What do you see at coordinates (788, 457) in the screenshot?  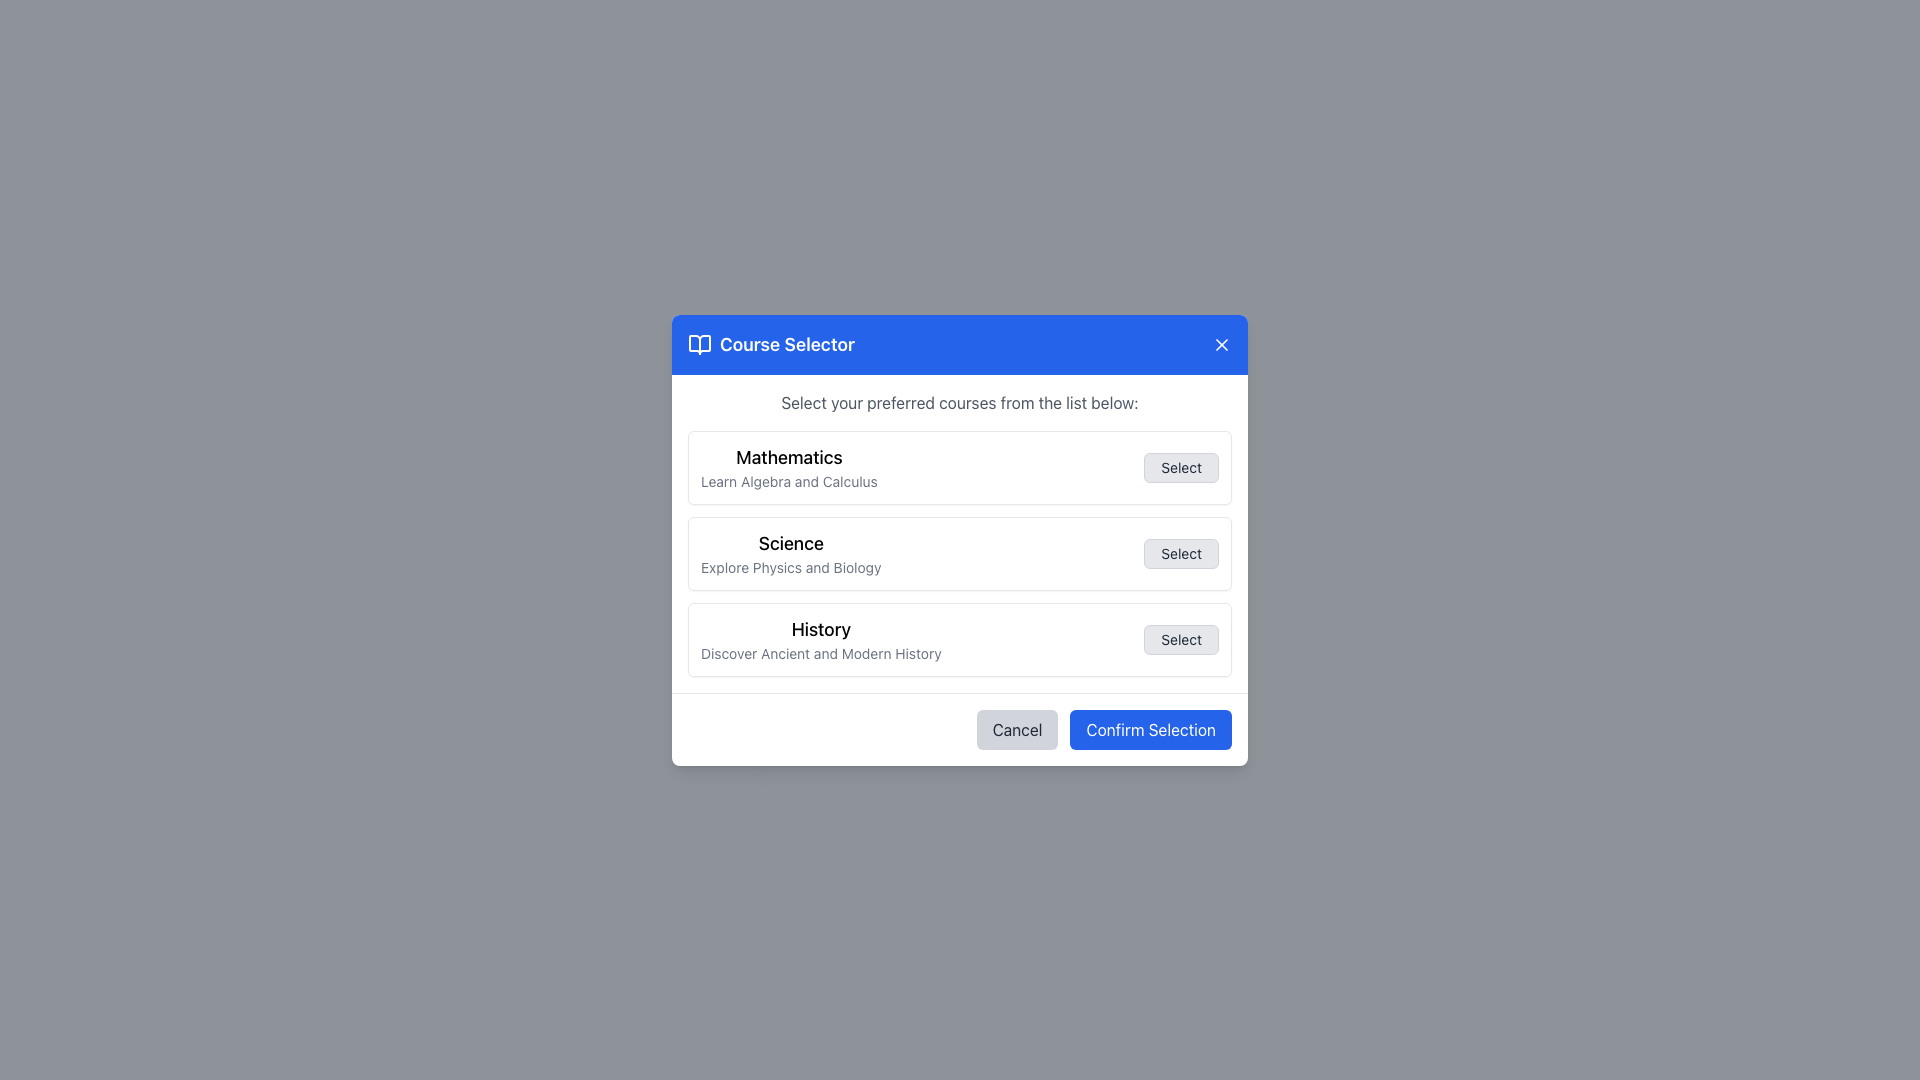 I see `the 'Mathematics' text label, which is prominently displayed in a bold font within a white rectangular area in the course selection dialog` at bounding box center [788, 457].